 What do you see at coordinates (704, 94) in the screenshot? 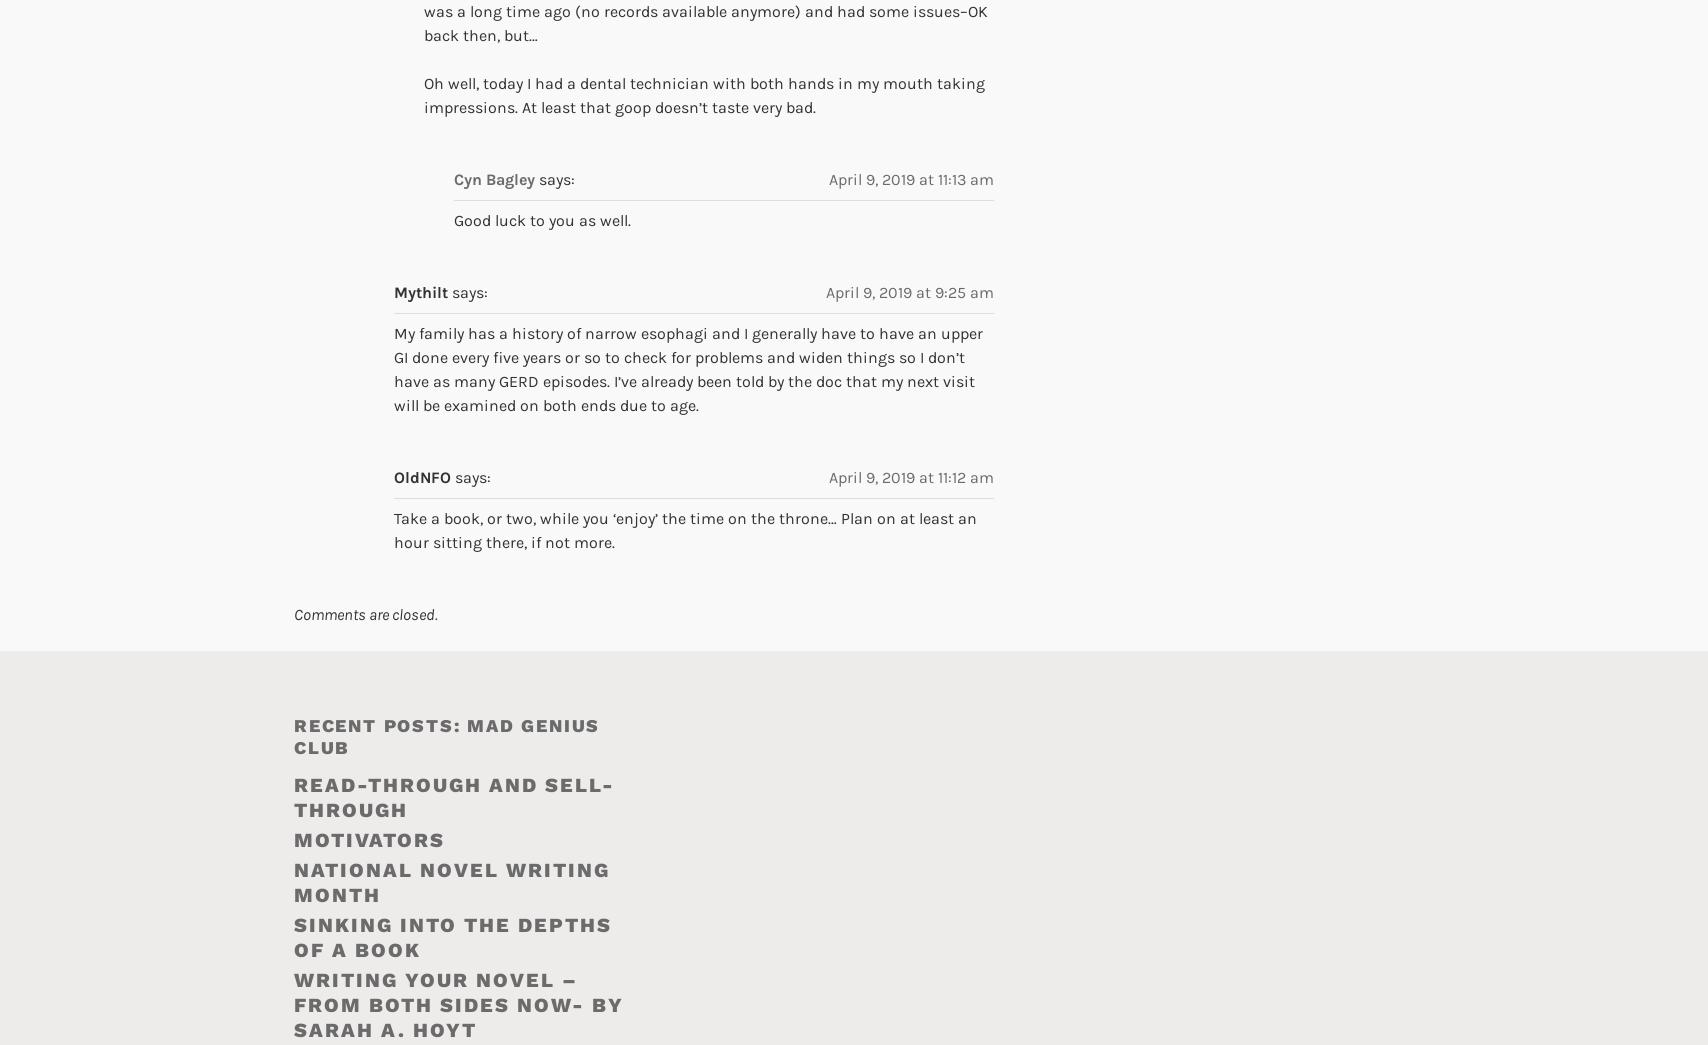
I see `'Oh well, today I had a dental technician with both hands in my mouth taking impressions. At least that goop doesn’t taste very bad.'` at bounding box center [704, 94].